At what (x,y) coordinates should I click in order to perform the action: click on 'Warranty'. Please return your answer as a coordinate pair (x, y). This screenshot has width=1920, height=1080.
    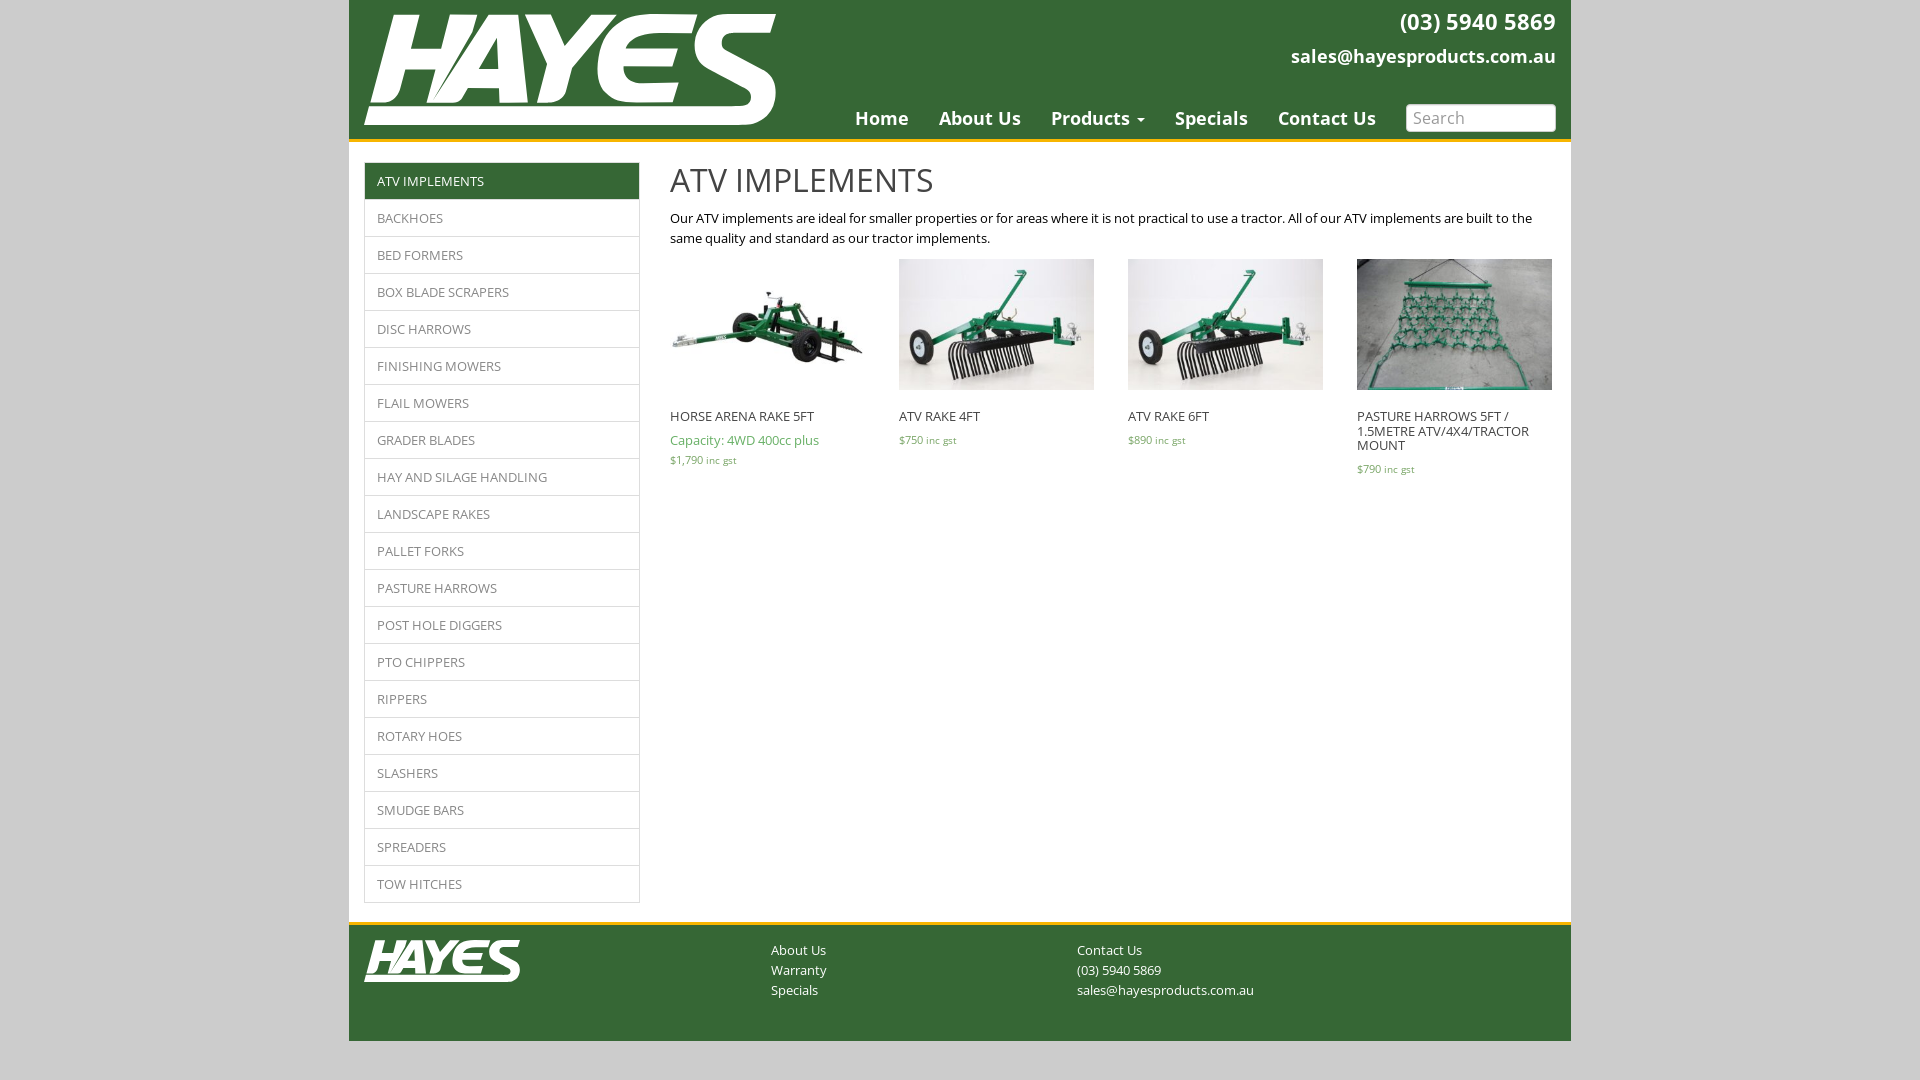
    Looking at the image, I should click on (797, 968).